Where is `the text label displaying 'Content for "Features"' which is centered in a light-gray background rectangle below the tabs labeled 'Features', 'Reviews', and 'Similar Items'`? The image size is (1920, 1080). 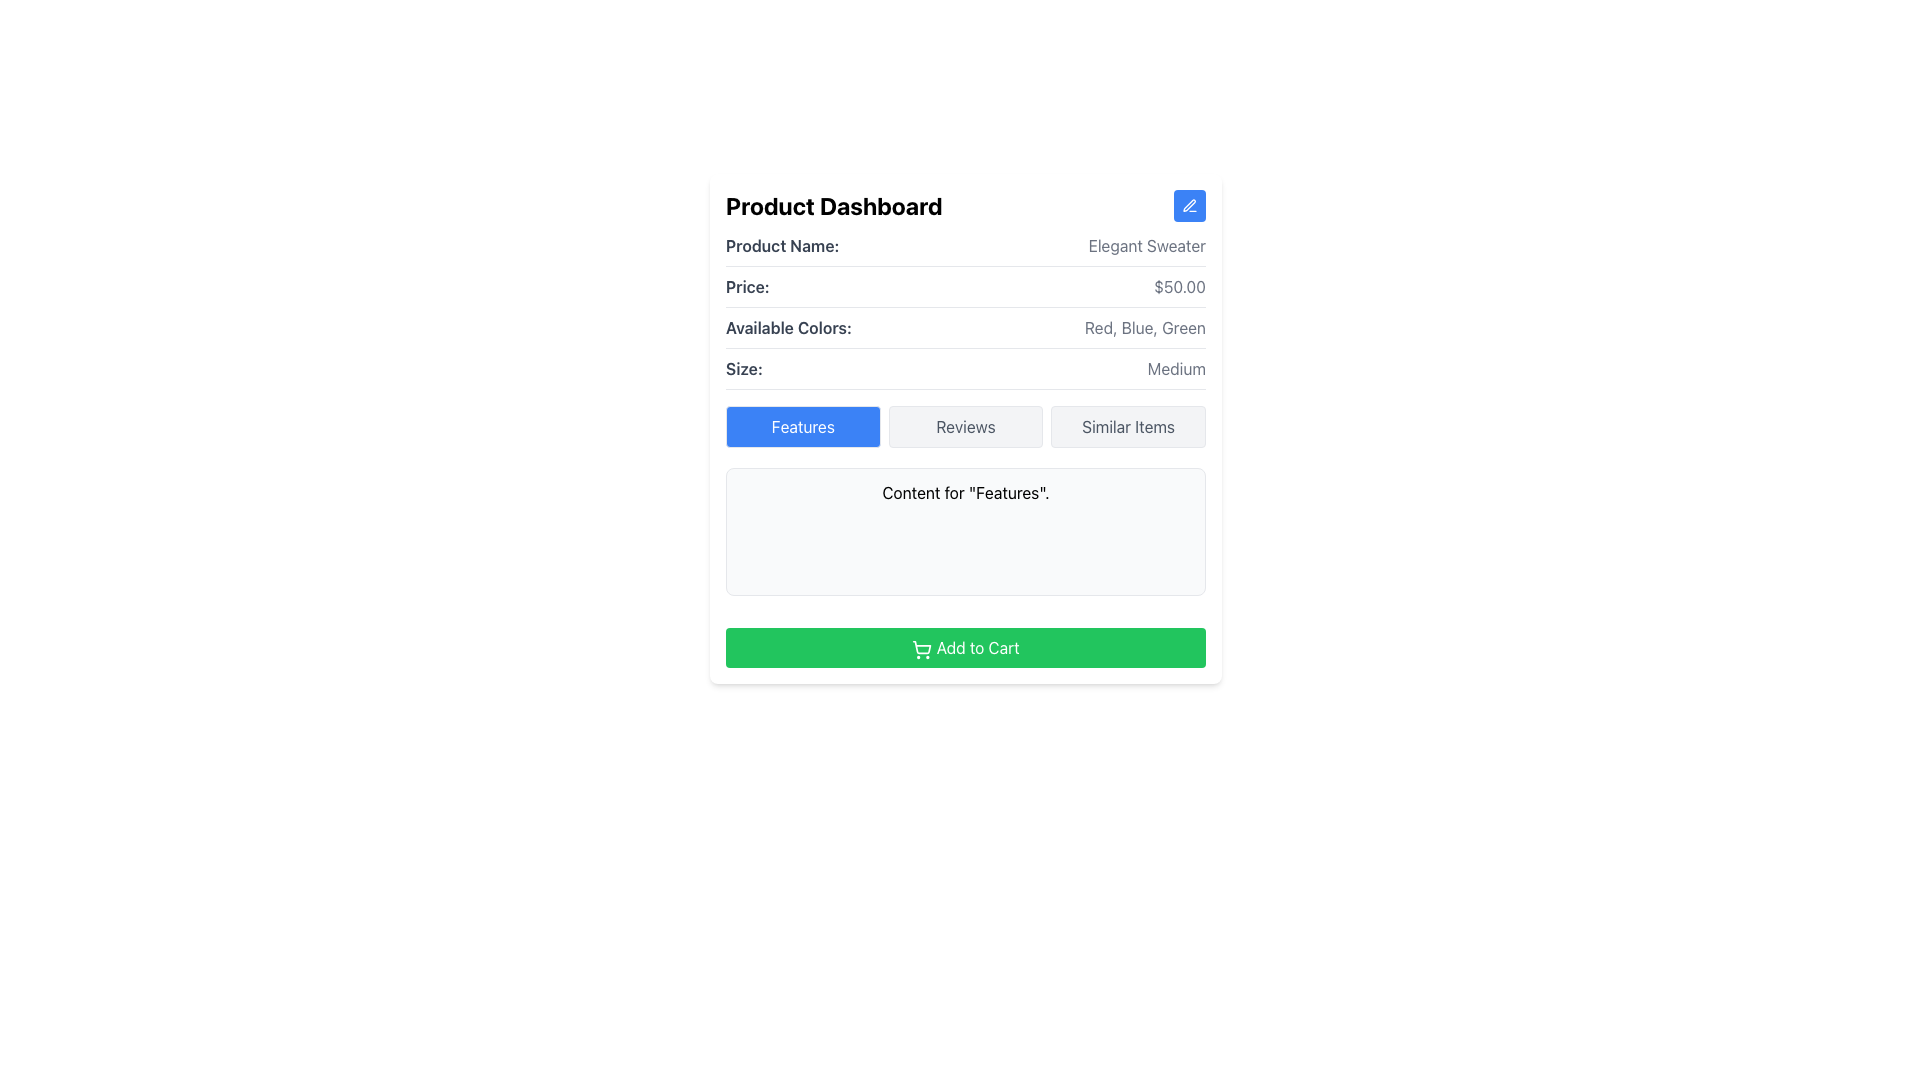
the text label displaying 'Content for "Features"' which is centered in a light-gray background rectangle below the tabs labeled 'Features', 'Reviews', and 'Similar Items' is located at coordinates (965, 493).